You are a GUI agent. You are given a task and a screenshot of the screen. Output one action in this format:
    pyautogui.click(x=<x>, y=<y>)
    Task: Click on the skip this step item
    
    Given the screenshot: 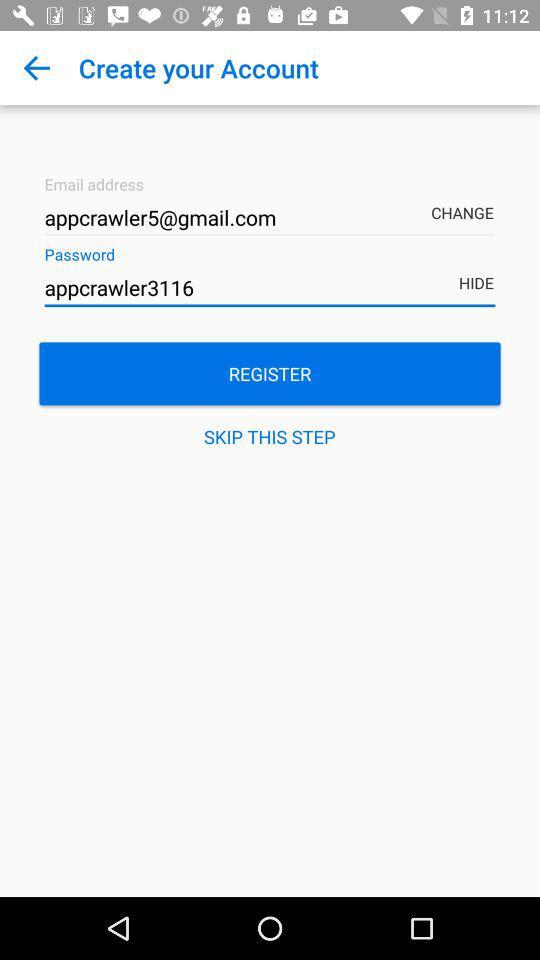 What is the action you would take?
    pyautogui.click(x=269, y=436)
    